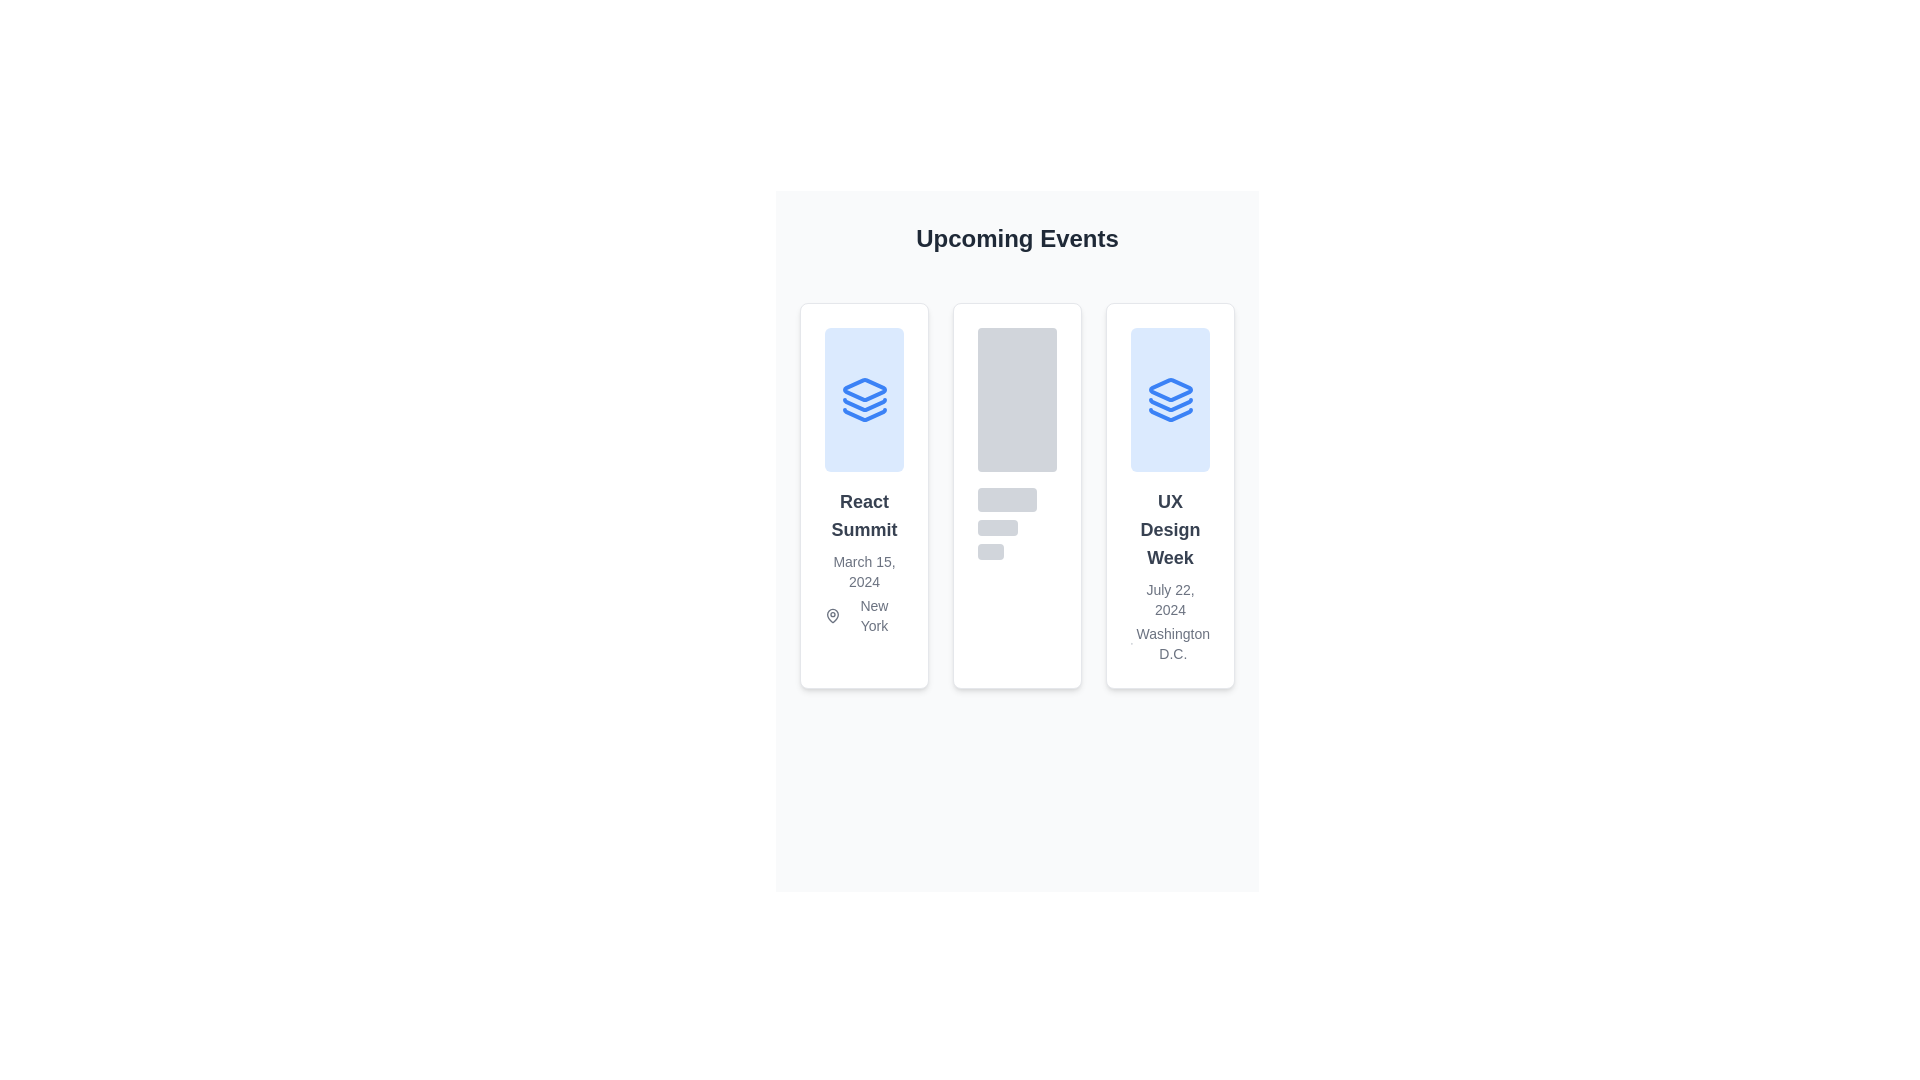 This screenshot has height=1080, width=1920. What do you see at coordinates (864, 515) in the screenshot?
I see `bold and large text element that reads 'React Summit', located in the leftmost card under 'Upcoming Events'` at bounding box center [864, 515].